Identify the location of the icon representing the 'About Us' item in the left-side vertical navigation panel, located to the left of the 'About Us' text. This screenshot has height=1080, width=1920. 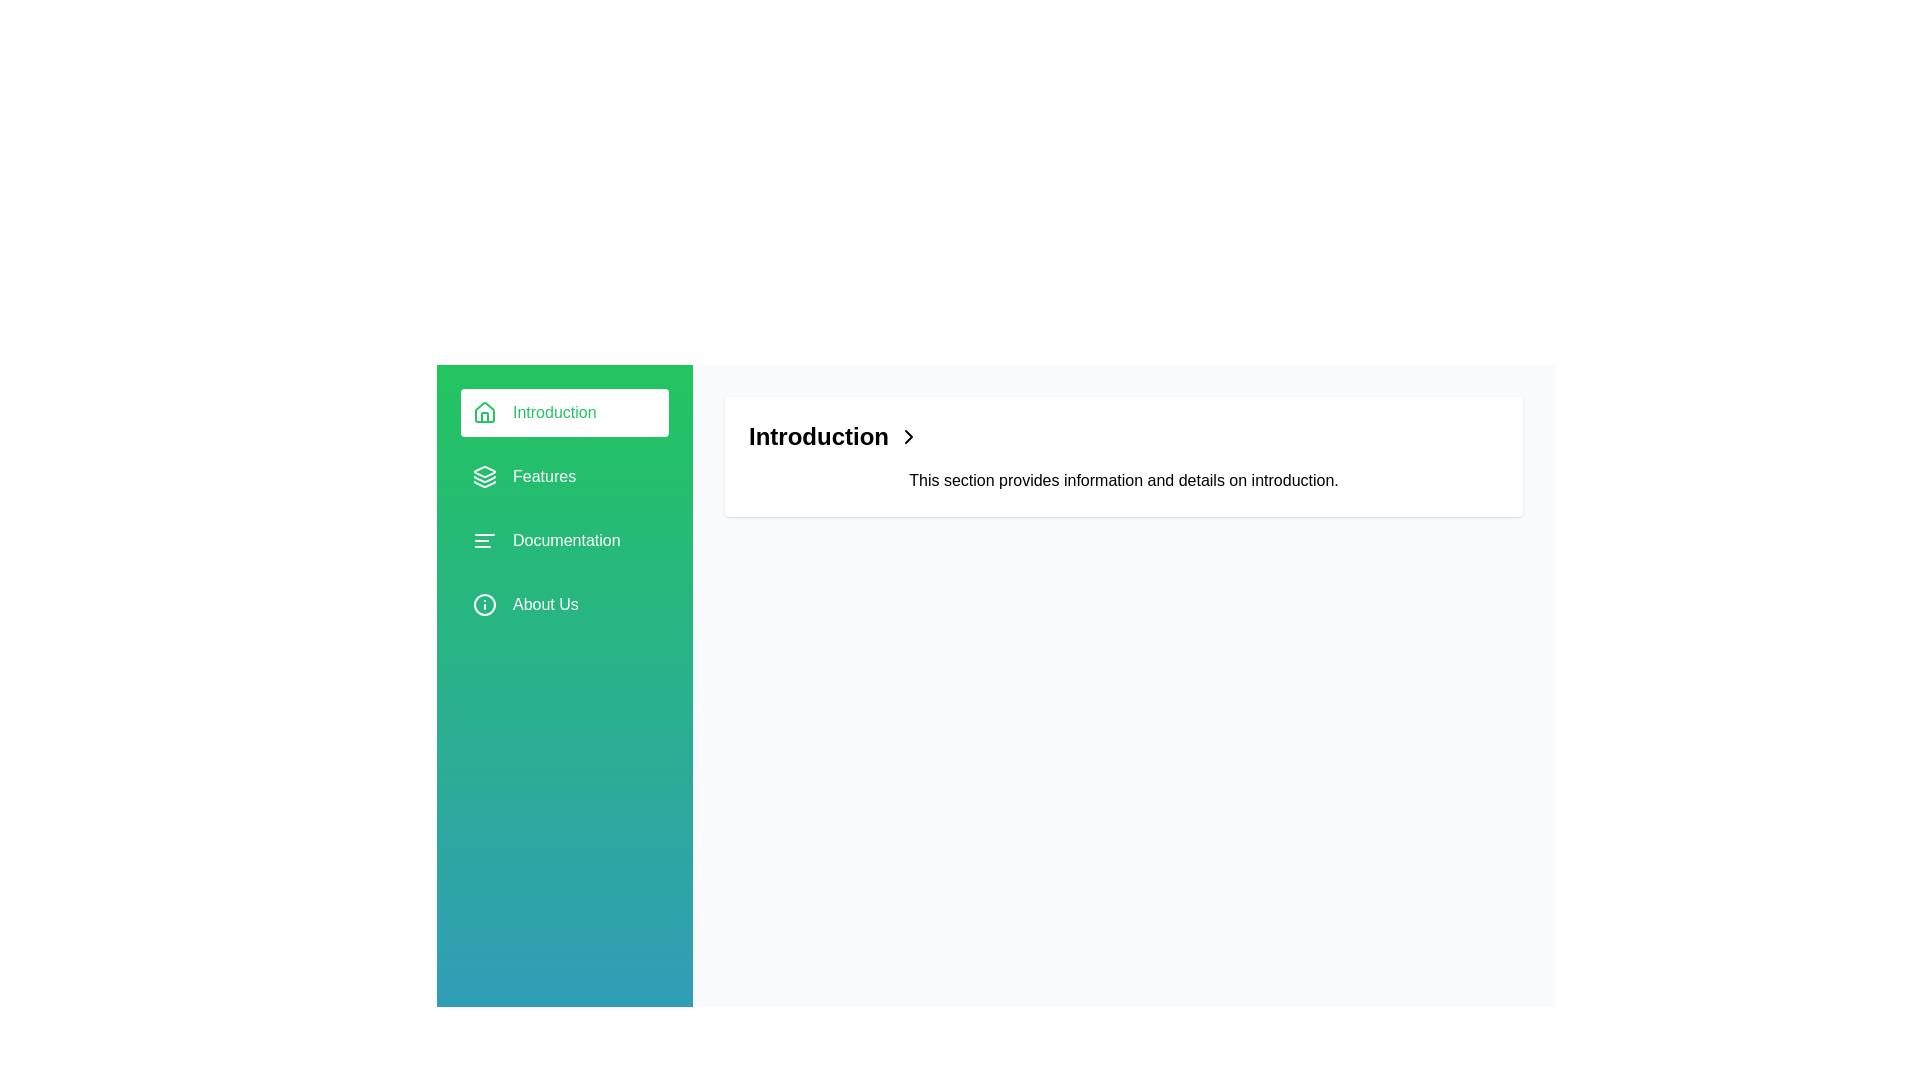
(484, 604).